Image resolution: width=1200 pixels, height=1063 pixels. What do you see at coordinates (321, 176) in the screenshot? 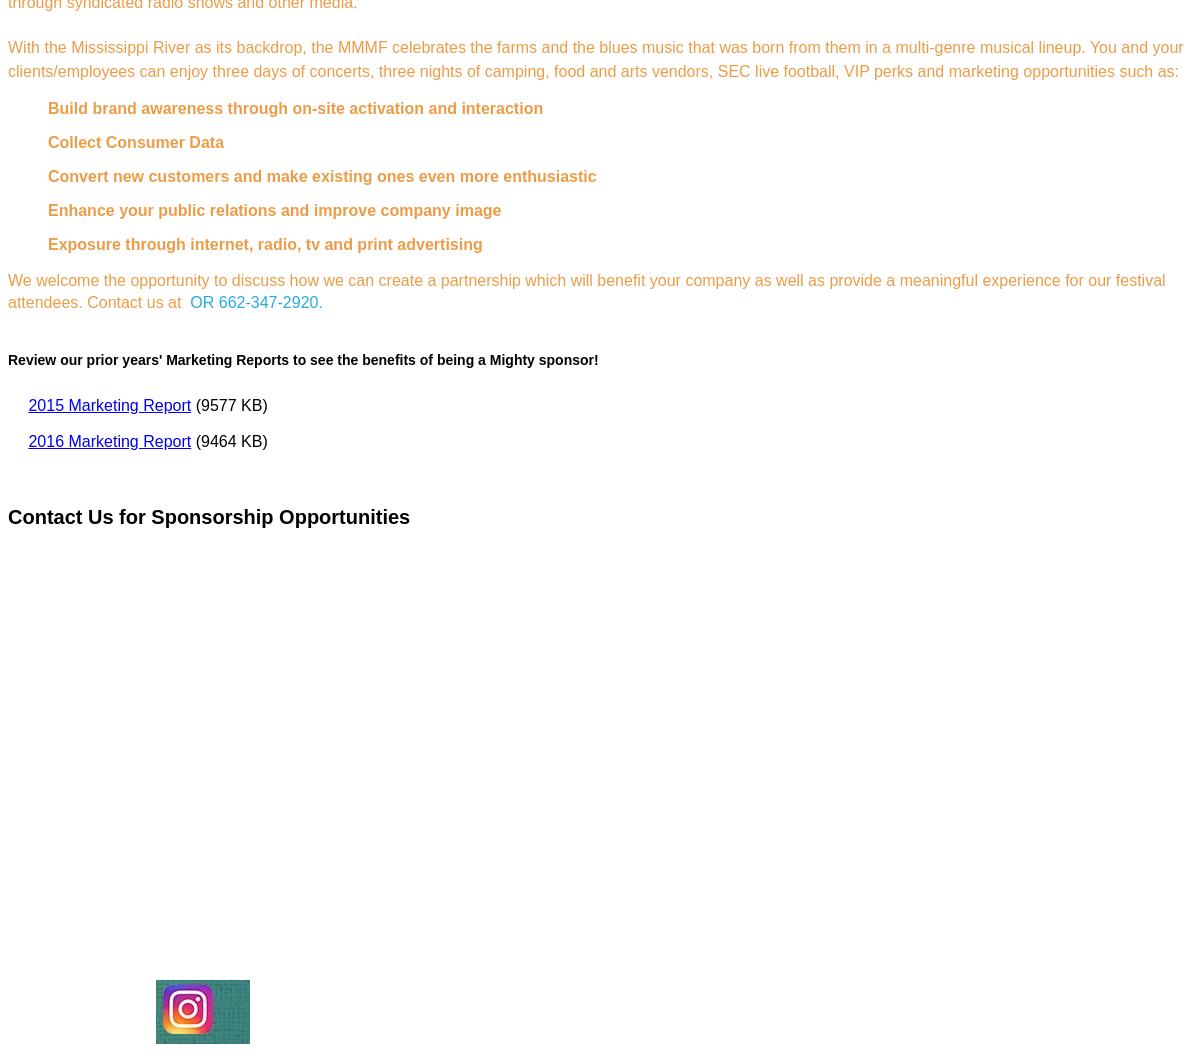
I see `'Convert new customers and make existing ones even more enthusiastic'` at bounding box center [321, 176].